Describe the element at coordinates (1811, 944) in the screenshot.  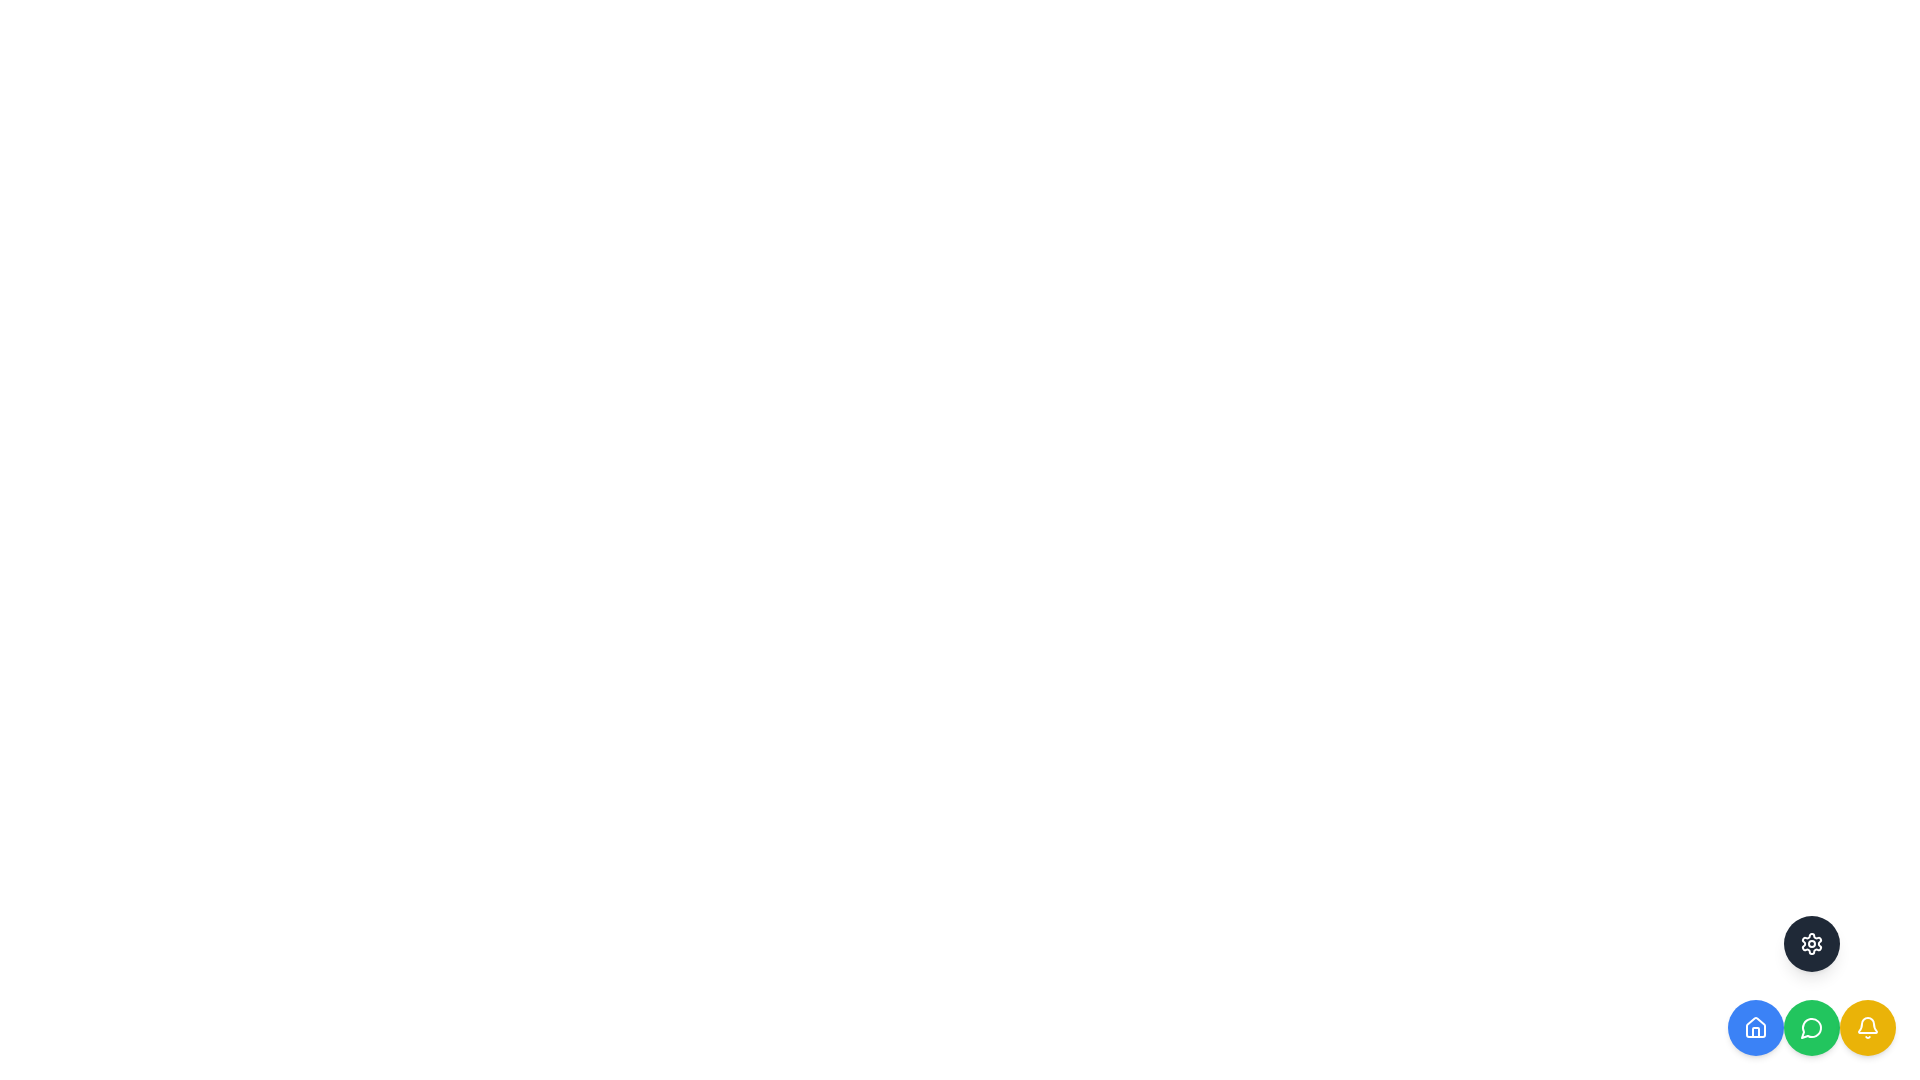
I see `the Settings Icon located at the bottom-right corner of the interface` at that location.